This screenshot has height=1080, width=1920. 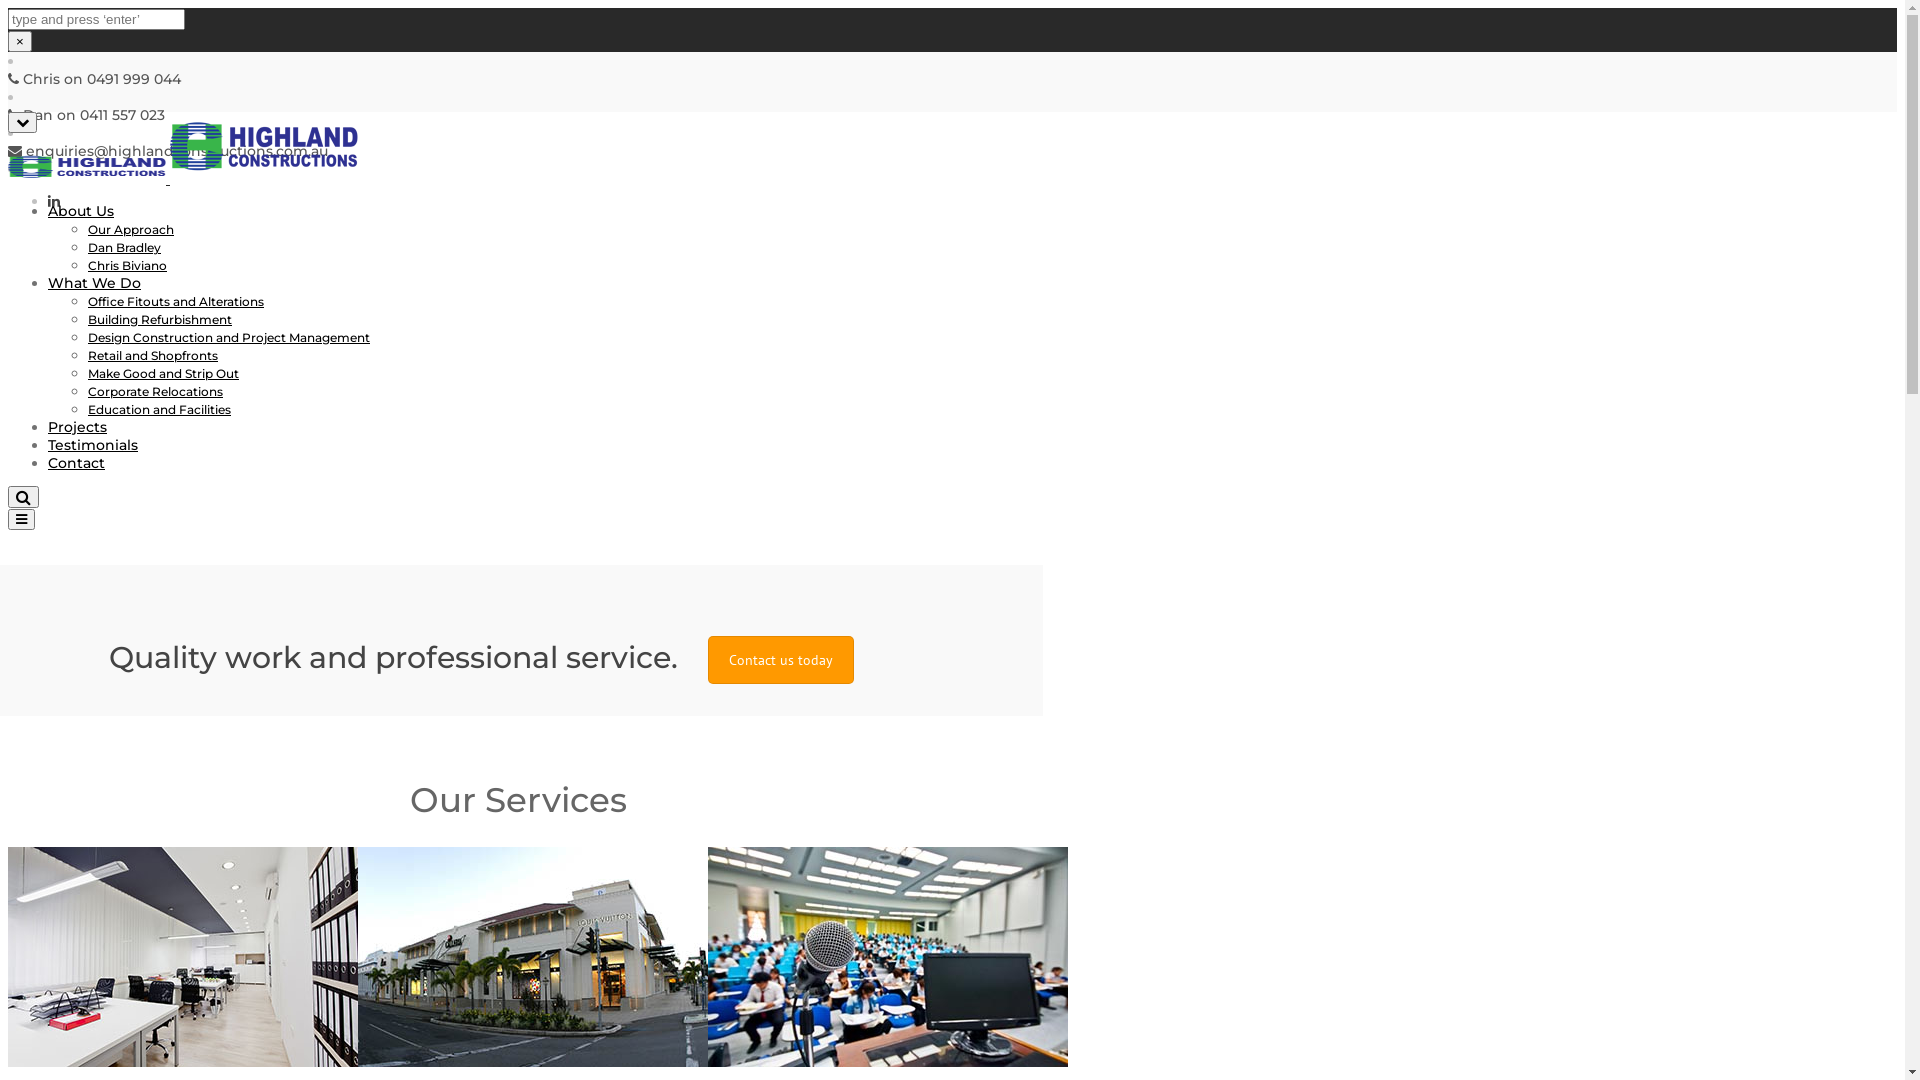 What do you see at coordinates (91, 443) in the screenshot?
I see `'Testimonials'` at bounding box center [91, 443].